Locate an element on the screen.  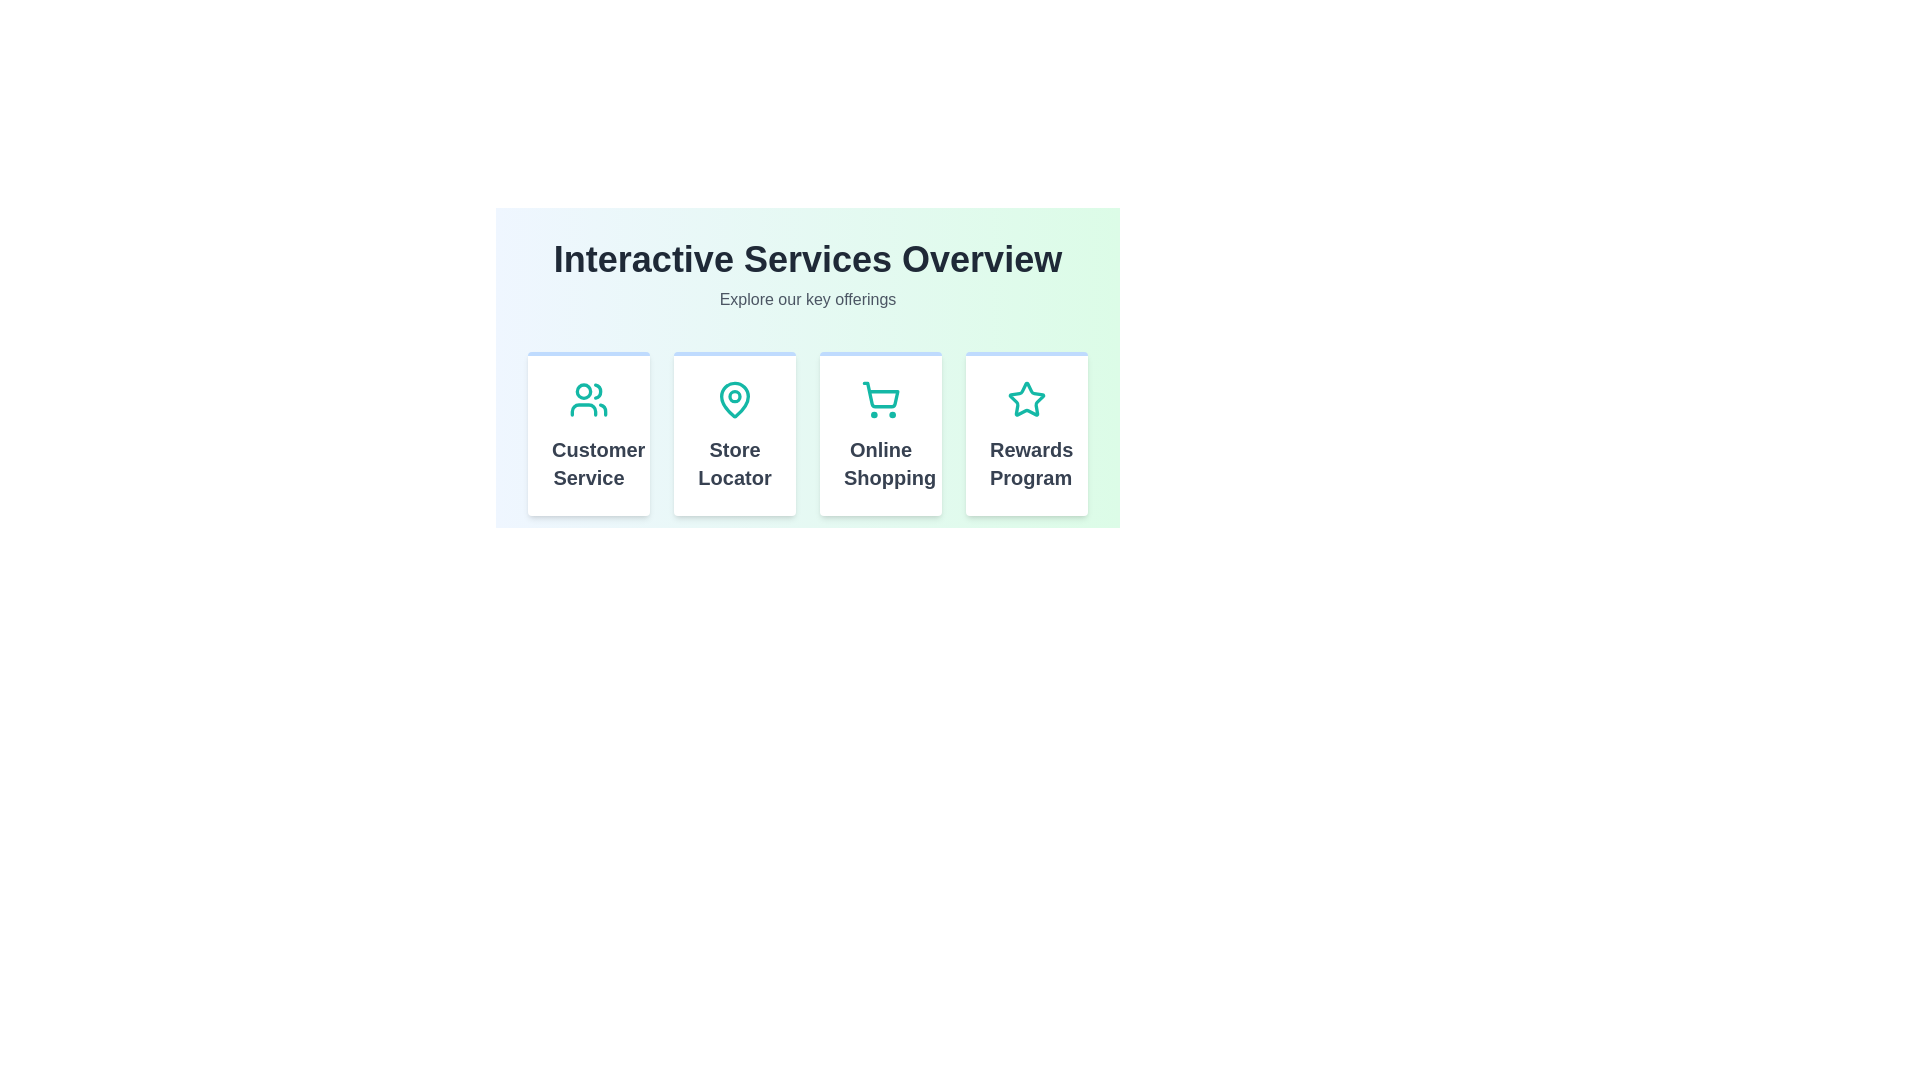
the 'Store Locator' text, which is styled in bold dark gray and located at the bottom of the second card in the 'Interactive Services Overview' section is located at coordinates (733, 463).